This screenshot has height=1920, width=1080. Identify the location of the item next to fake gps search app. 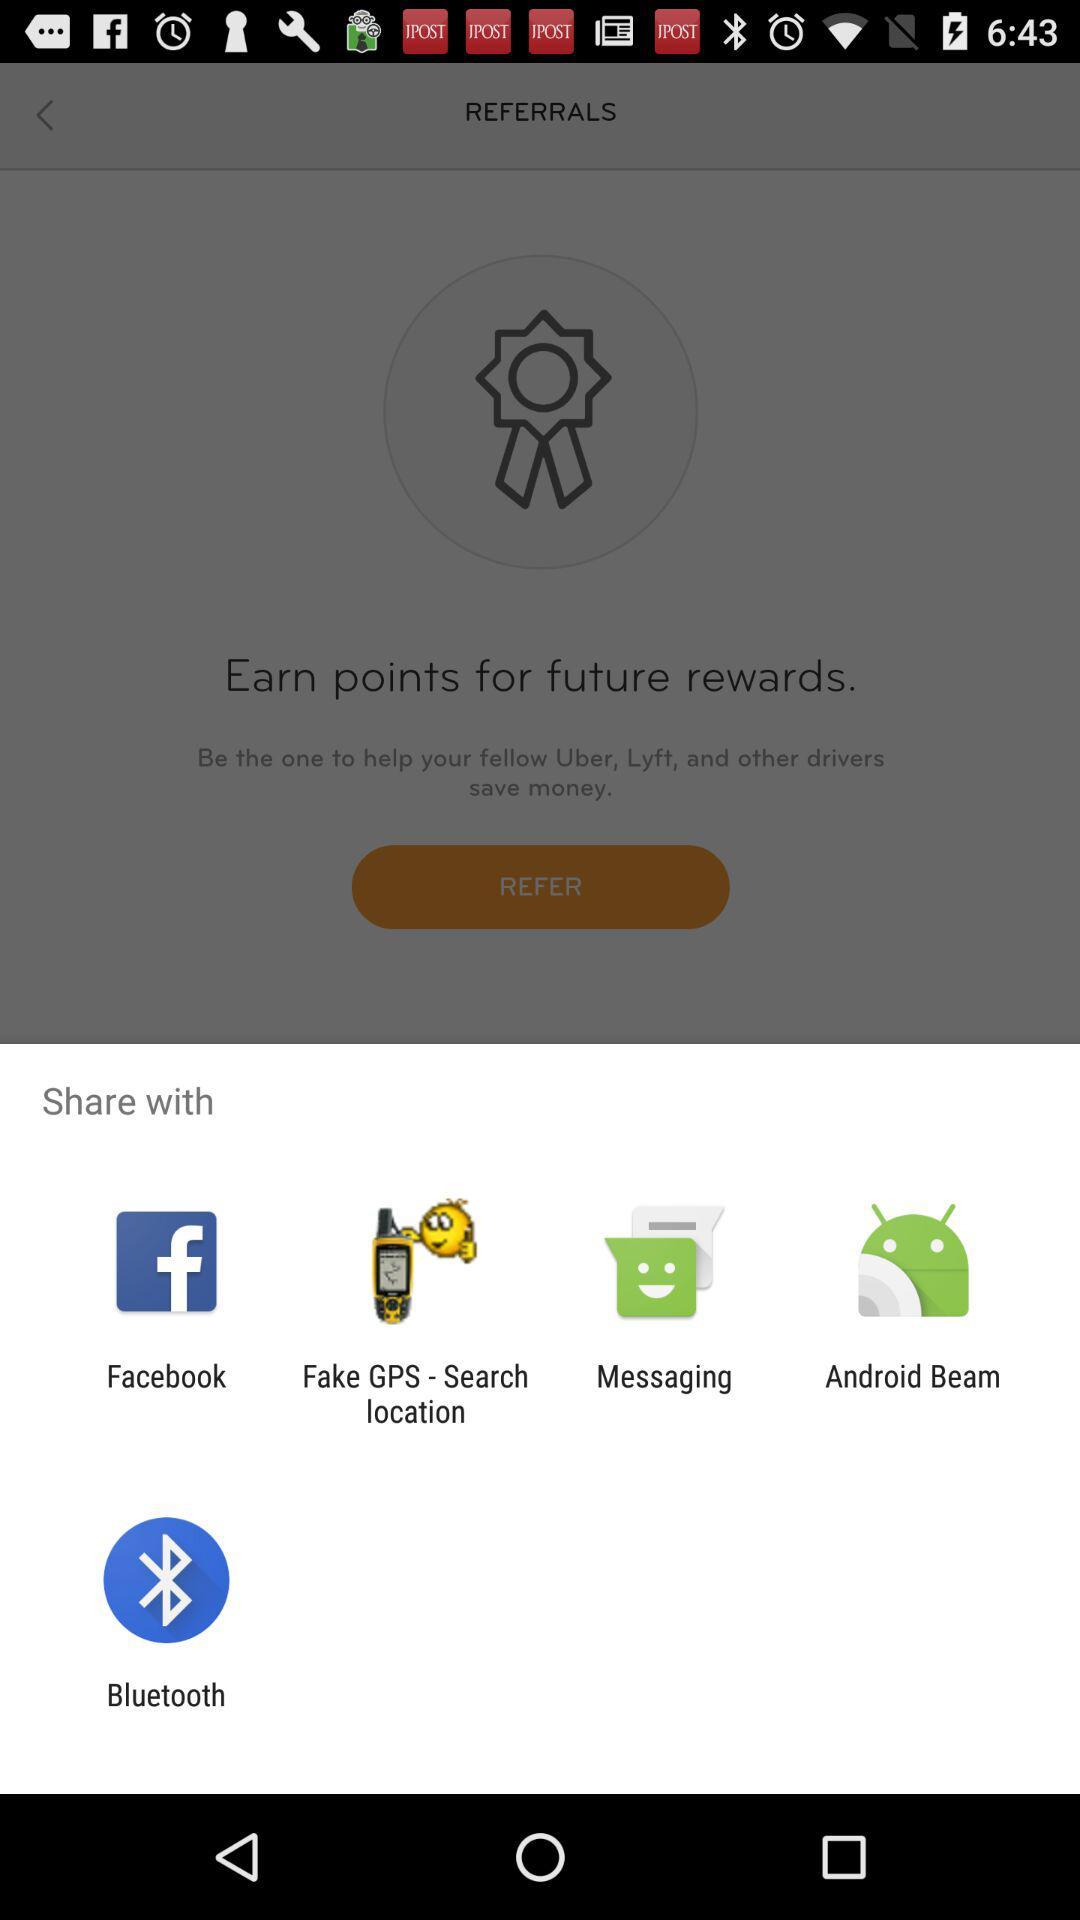
(165, 1392).